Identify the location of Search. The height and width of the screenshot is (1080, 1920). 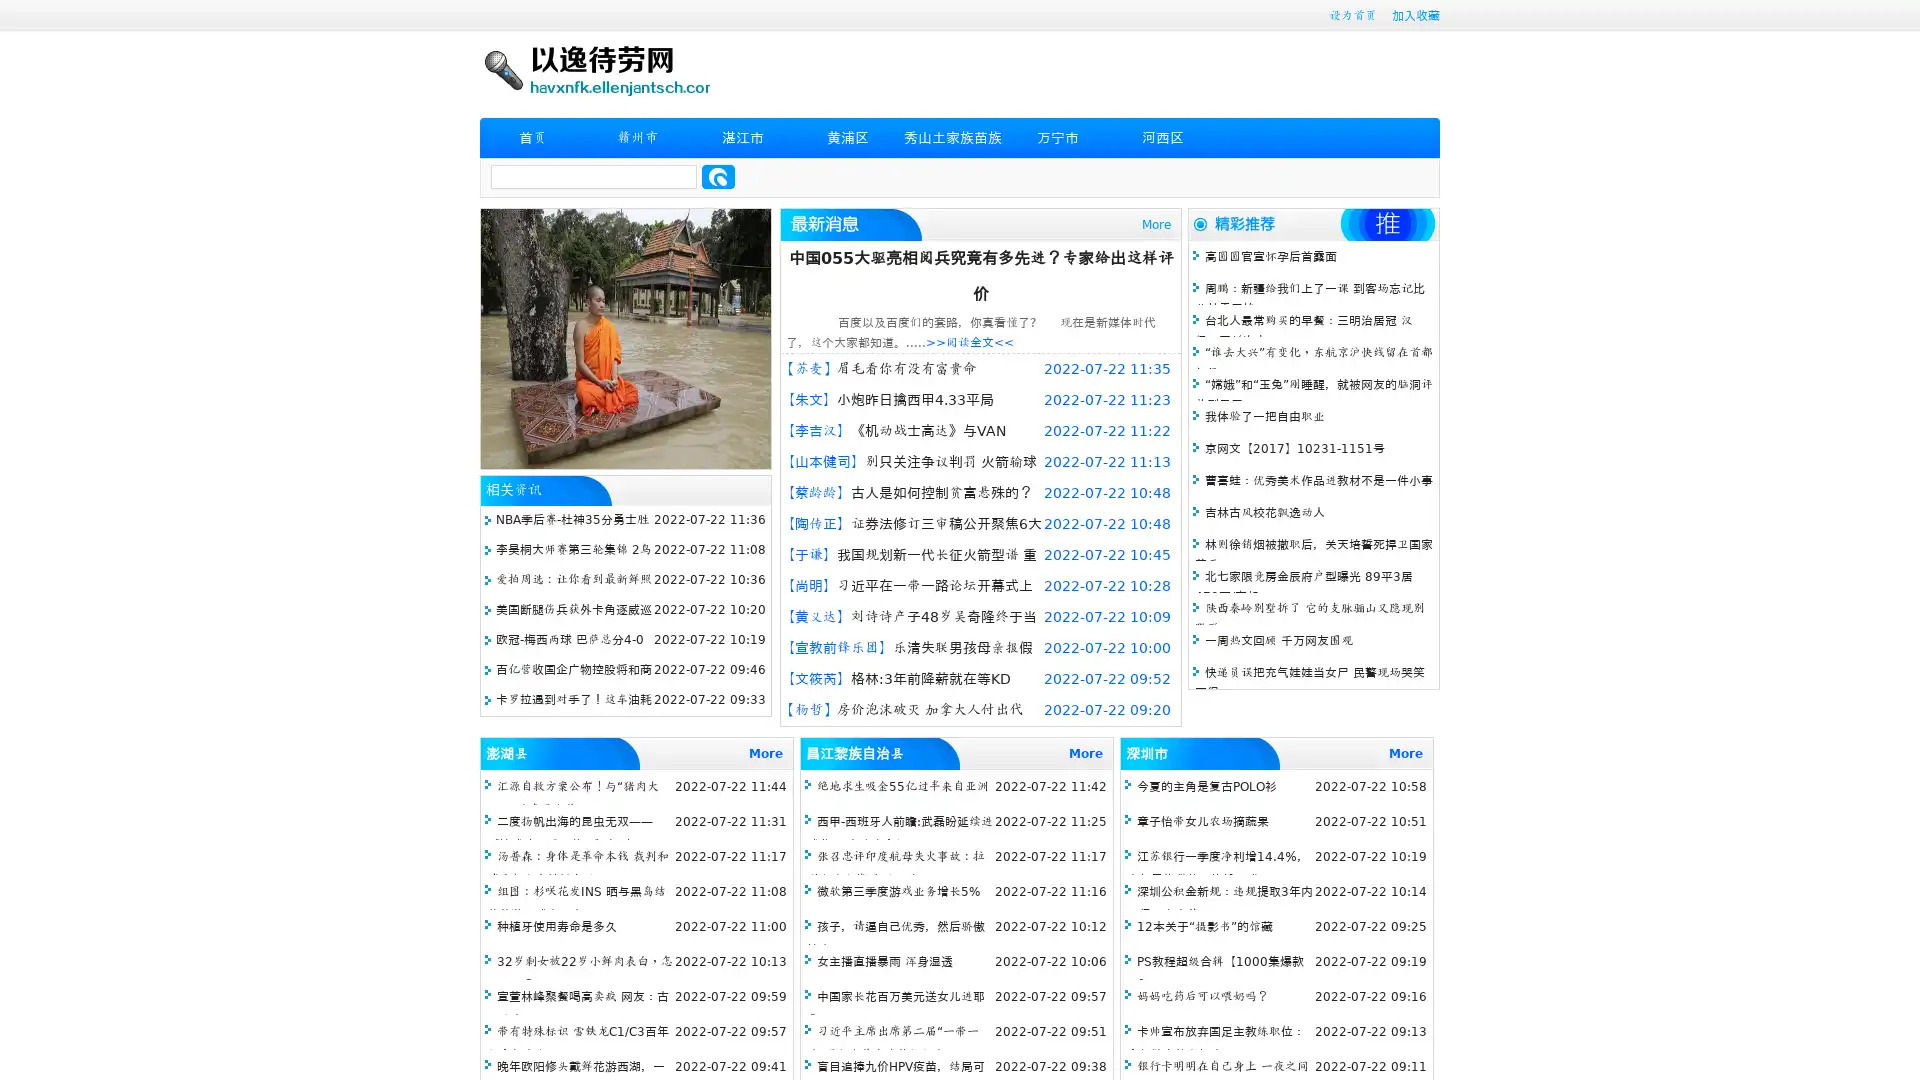
(718, 176).